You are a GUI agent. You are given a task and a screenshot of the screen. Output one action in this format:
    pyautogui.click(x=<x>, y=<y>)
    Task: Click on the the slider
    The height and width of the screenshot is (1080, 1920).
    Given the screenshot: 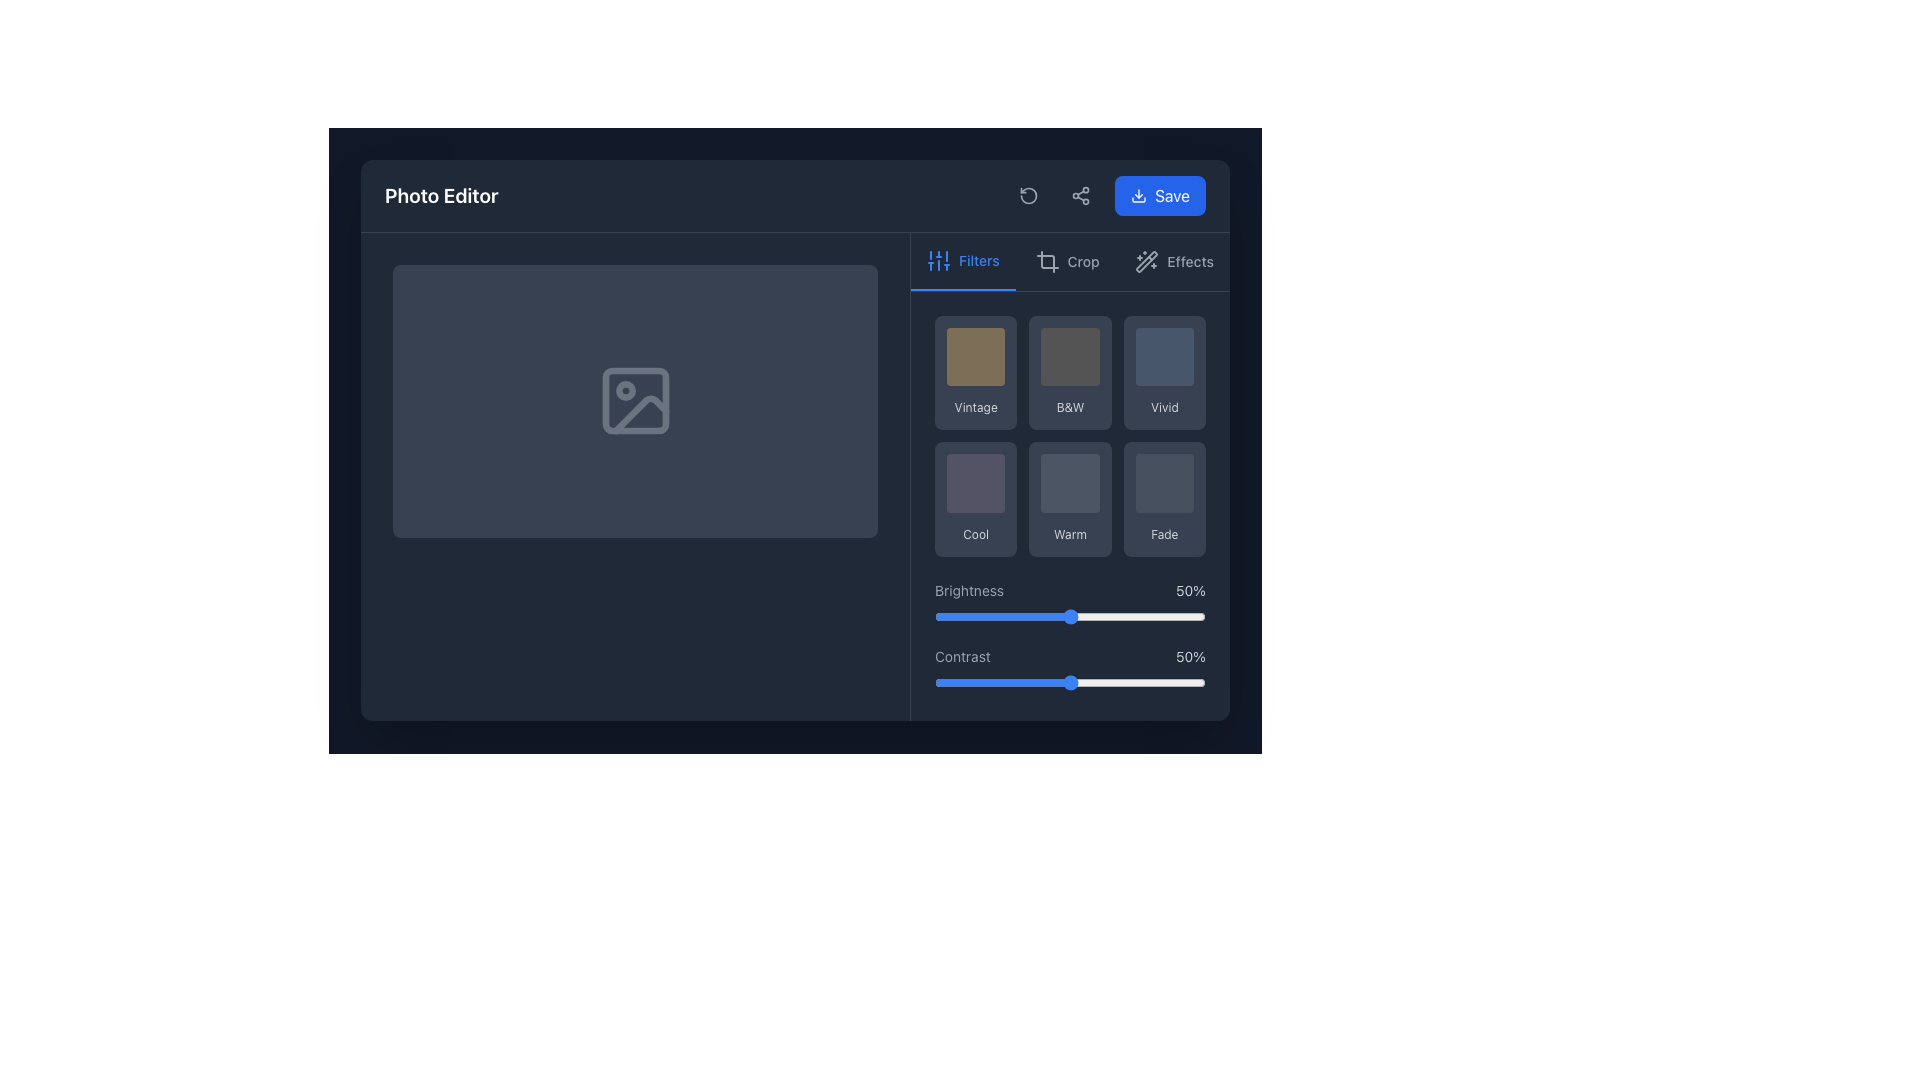 What is the action you would take?
    pyautogui.click(x=1200, y=615)
    